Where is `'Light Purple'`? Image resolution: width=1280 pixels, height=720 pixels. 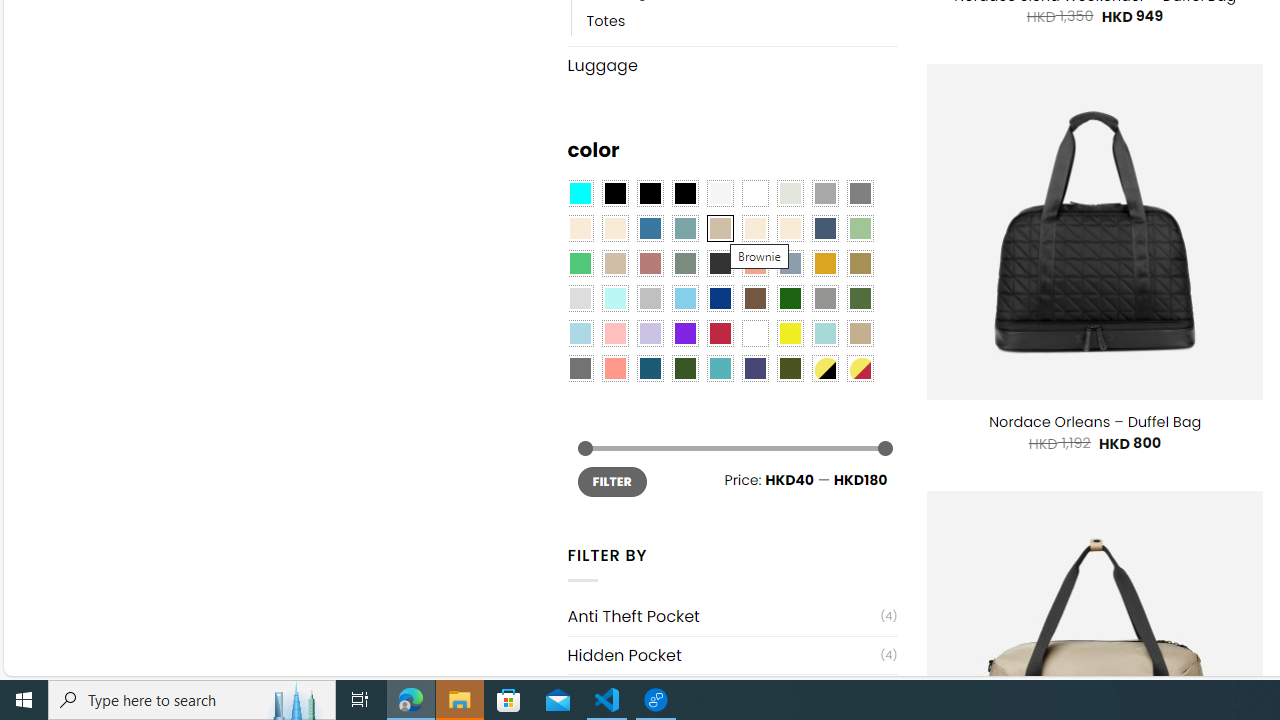 'Light Purple' is located at coordinates (650, 333).